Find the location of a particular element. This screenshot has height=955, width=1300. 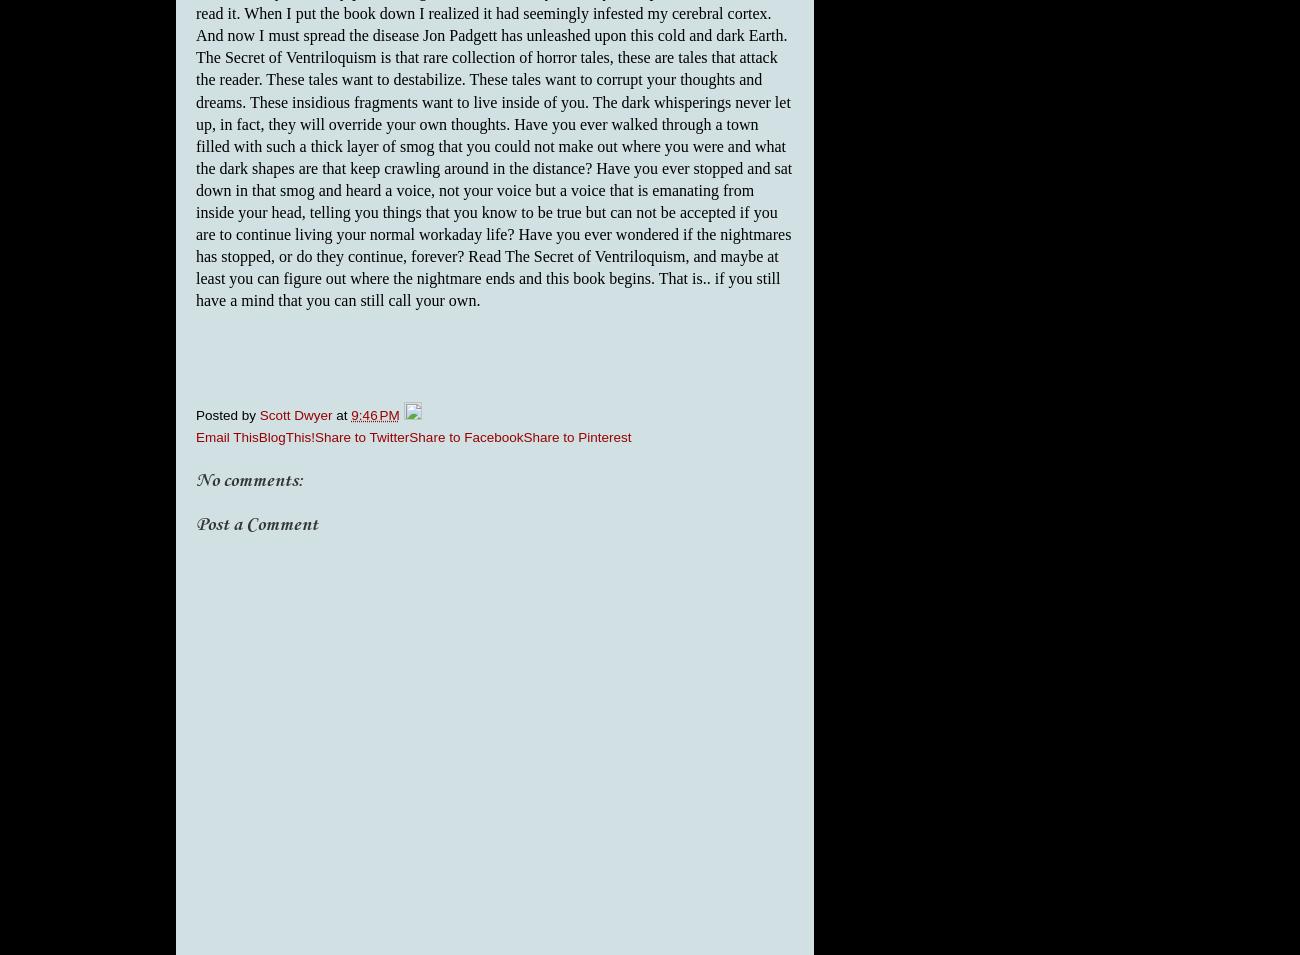

'at' is located at coordinates (342, 414).